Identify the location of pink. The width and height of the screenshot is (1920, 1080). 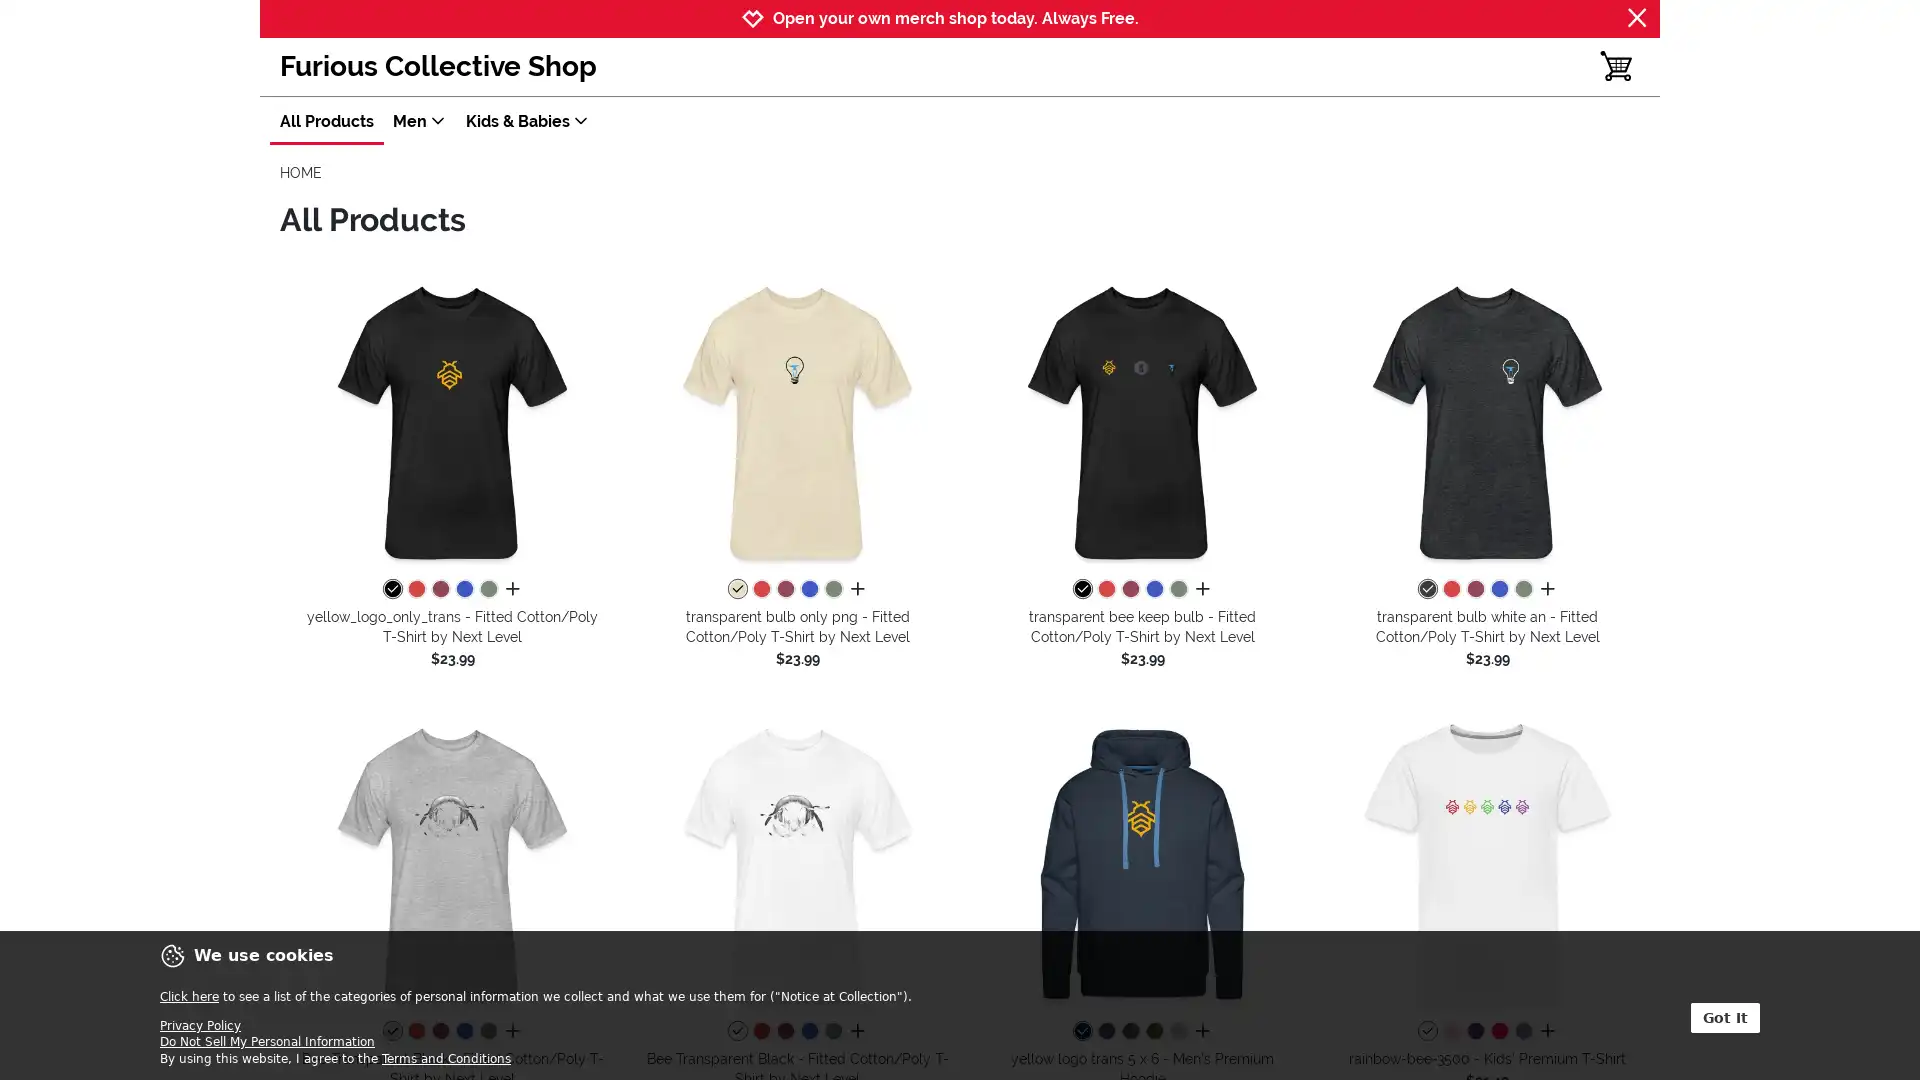
(1450, 1032).